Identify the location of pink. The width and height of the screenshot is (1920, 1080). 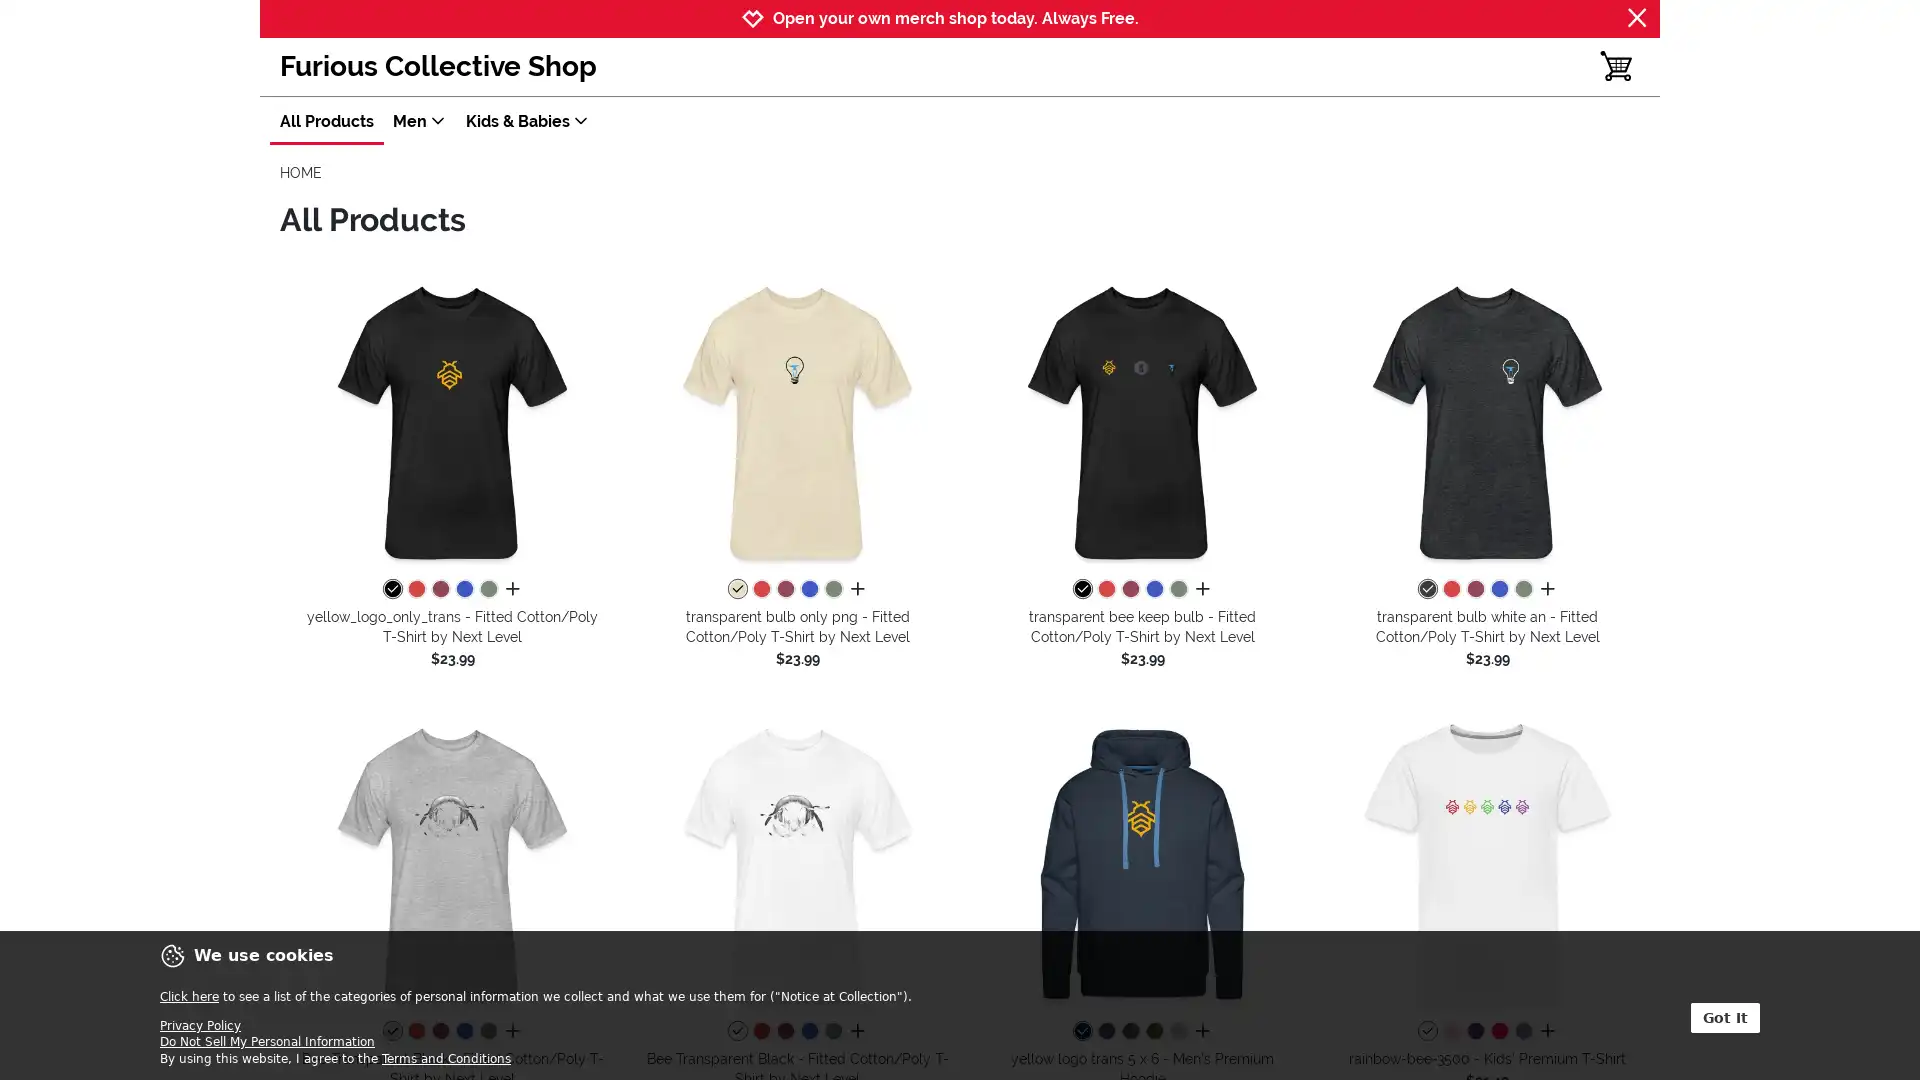
(1450, 1032).